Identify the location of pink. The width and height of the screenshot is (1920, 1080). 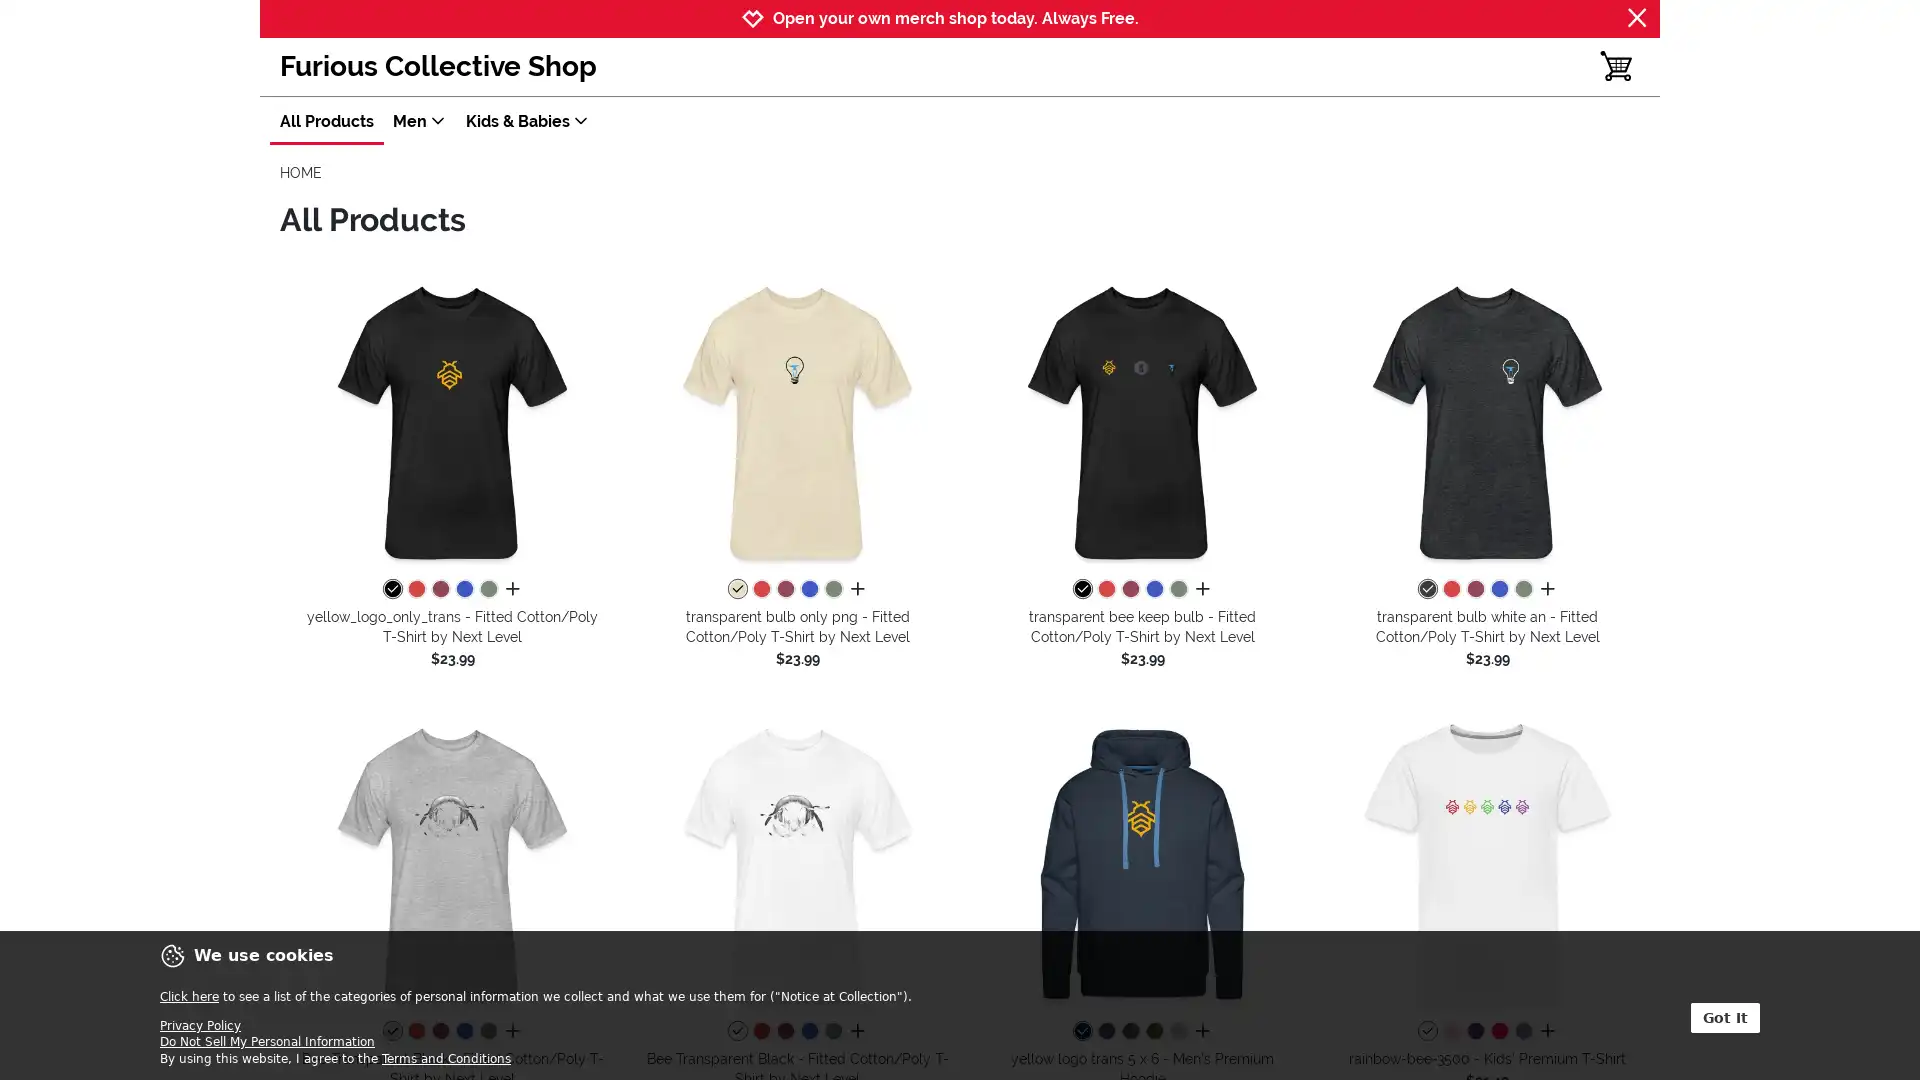
(1450, 1032).